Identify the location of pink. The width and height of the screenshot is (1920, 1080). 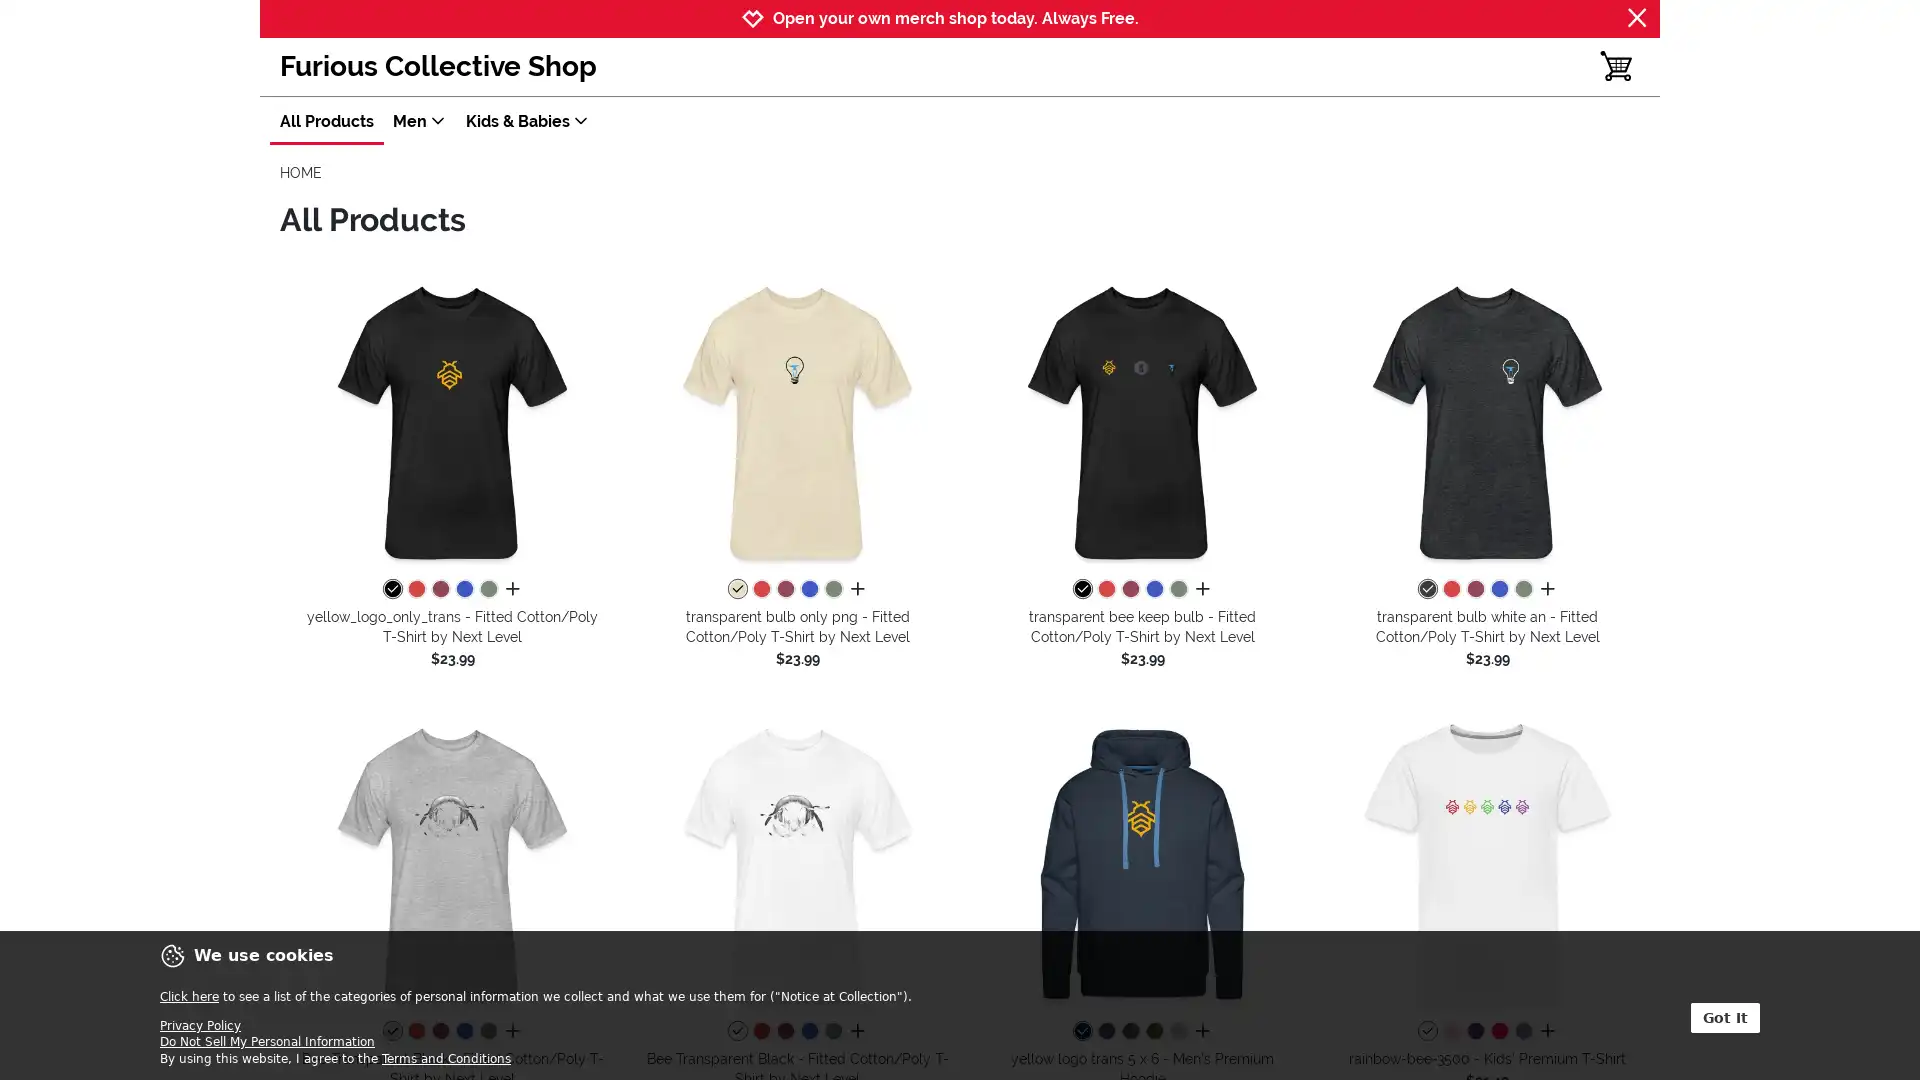
(1450, 1032).